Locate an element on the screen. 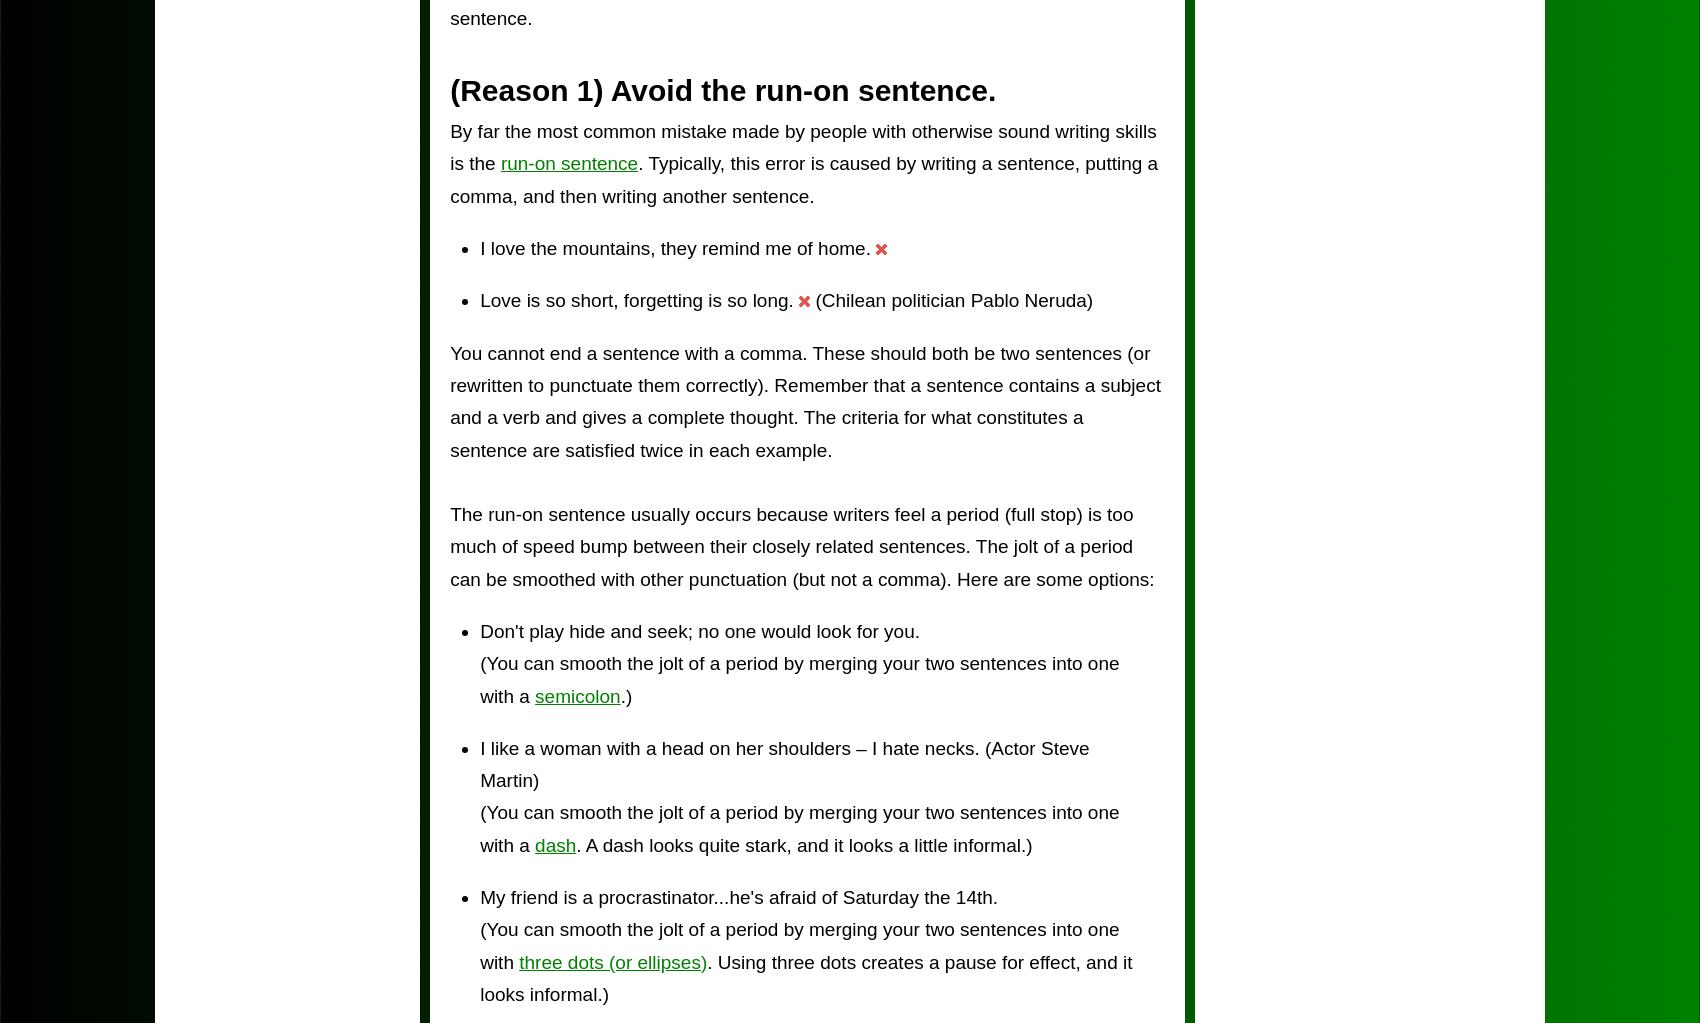  'run-on sentence' is located at coordinates (567, 163).